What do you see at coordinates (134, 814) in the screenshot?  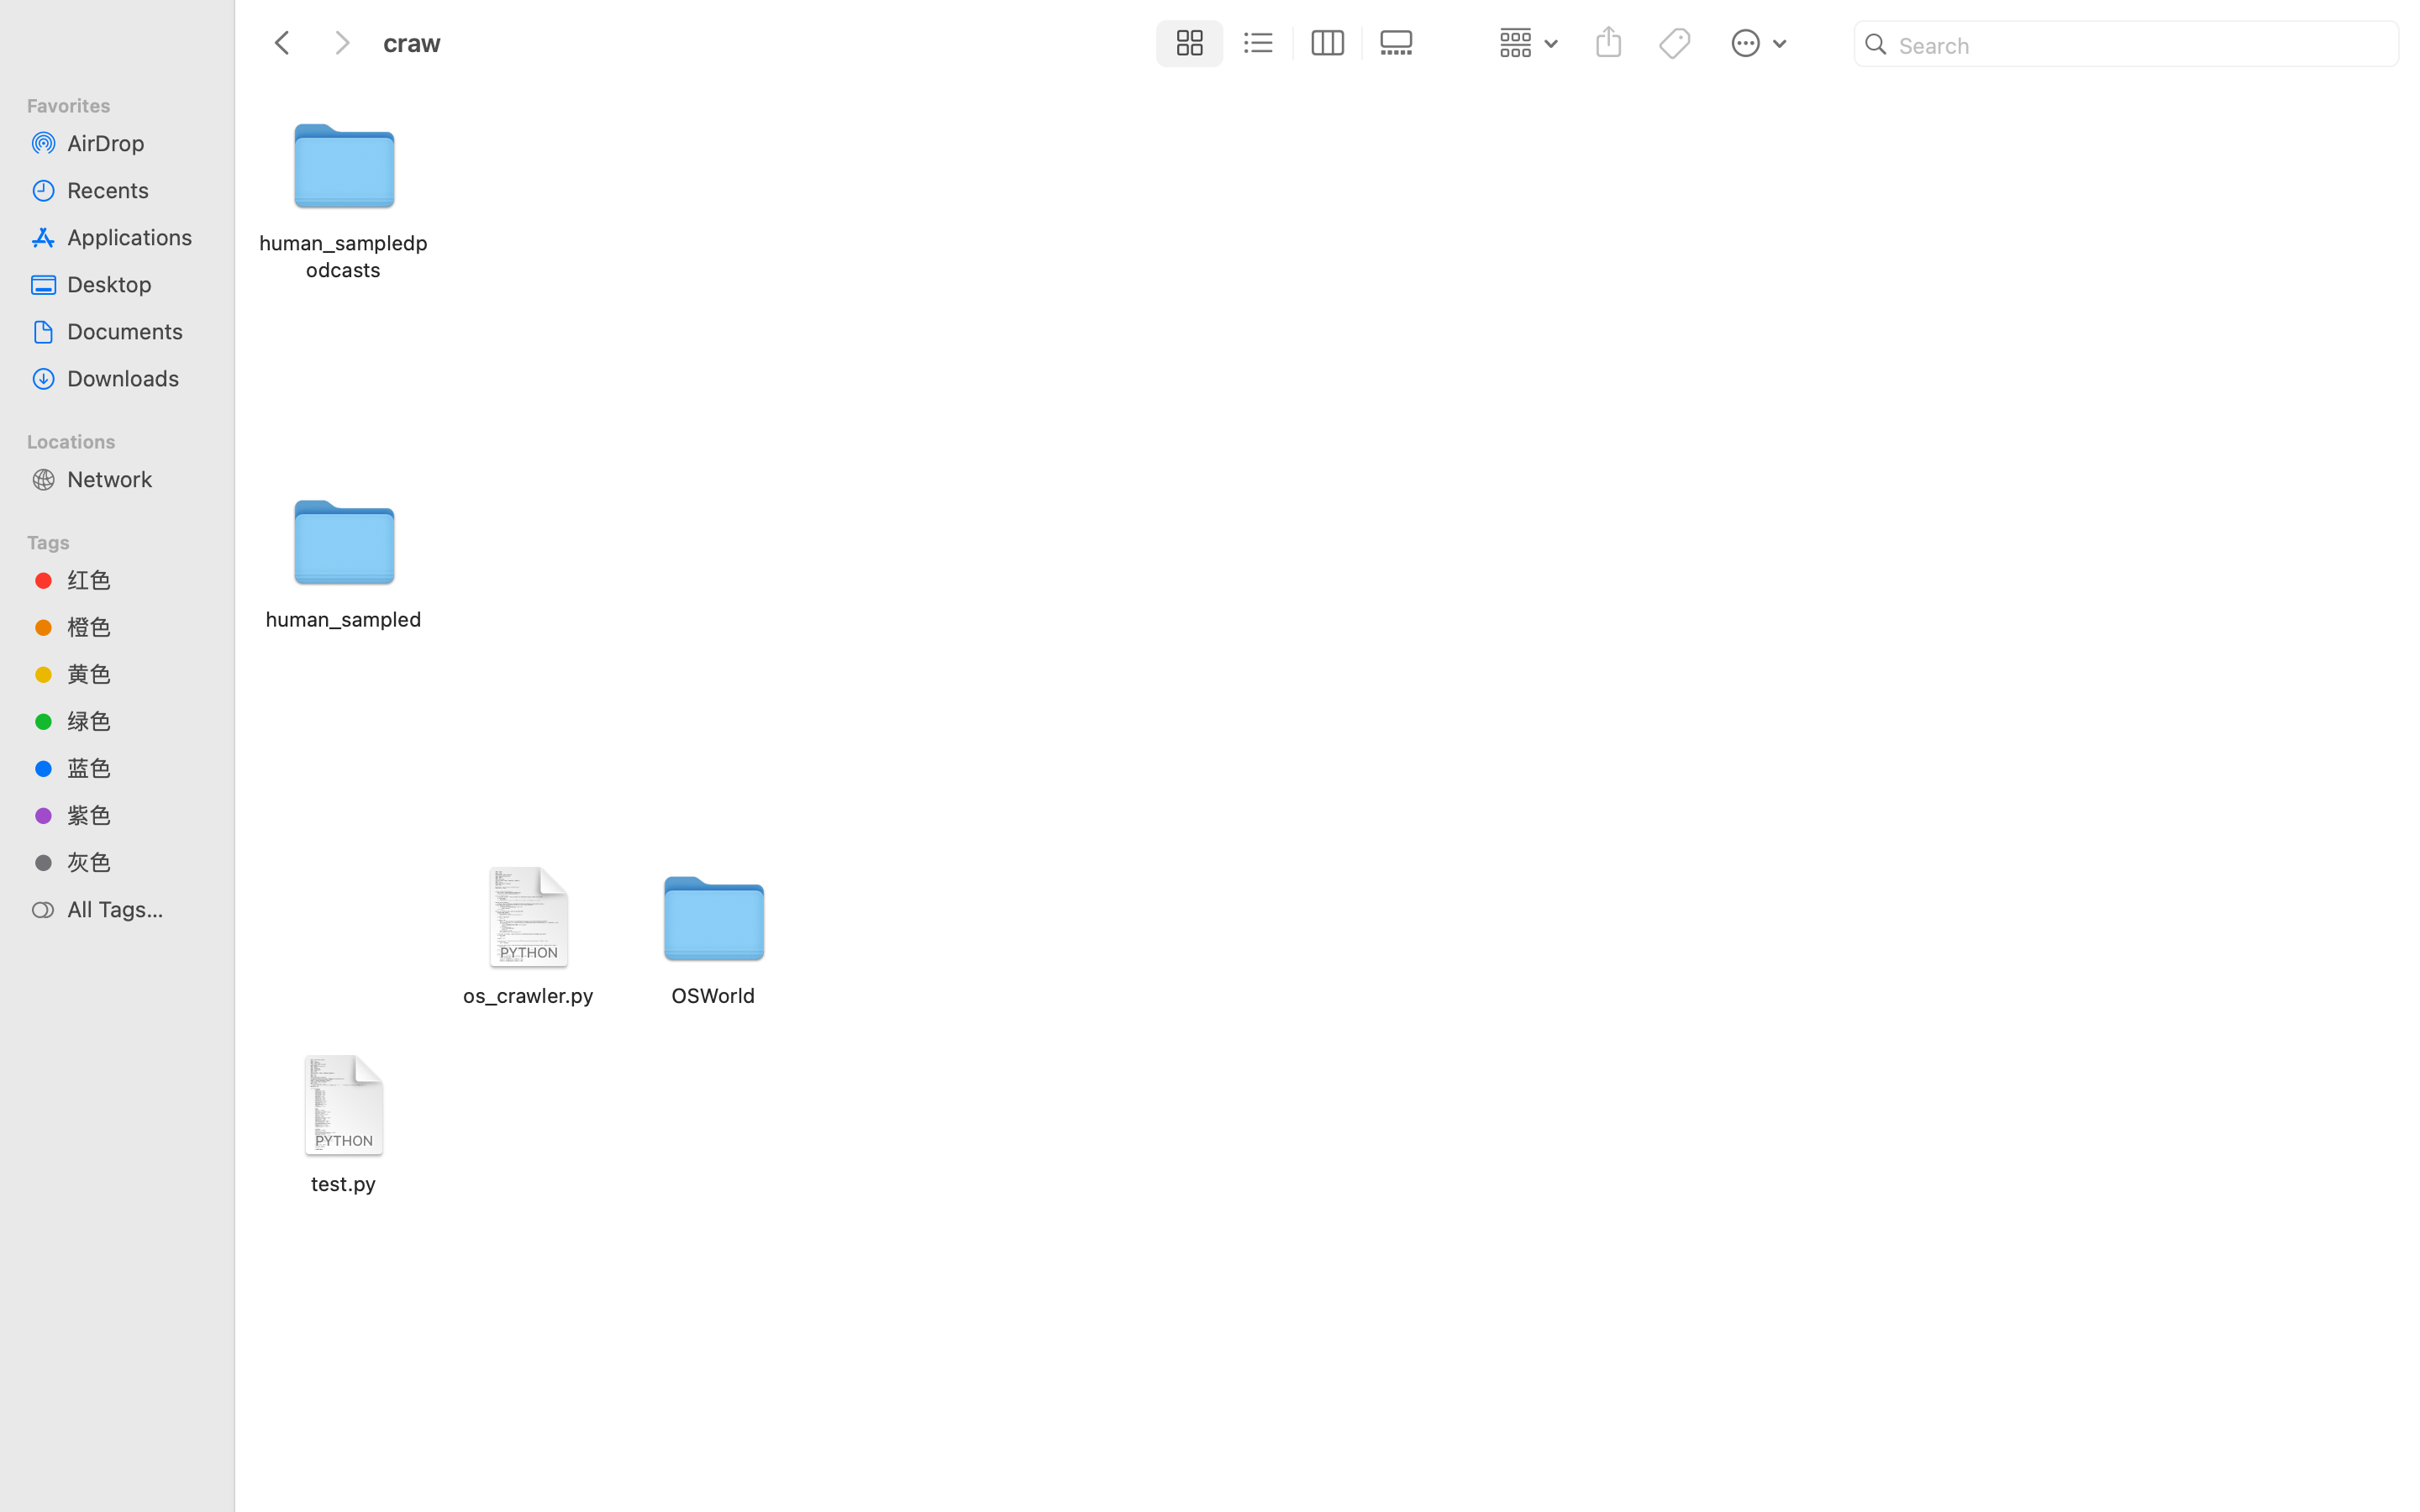 I see `'紫色'` at bounding box center [134, 814].